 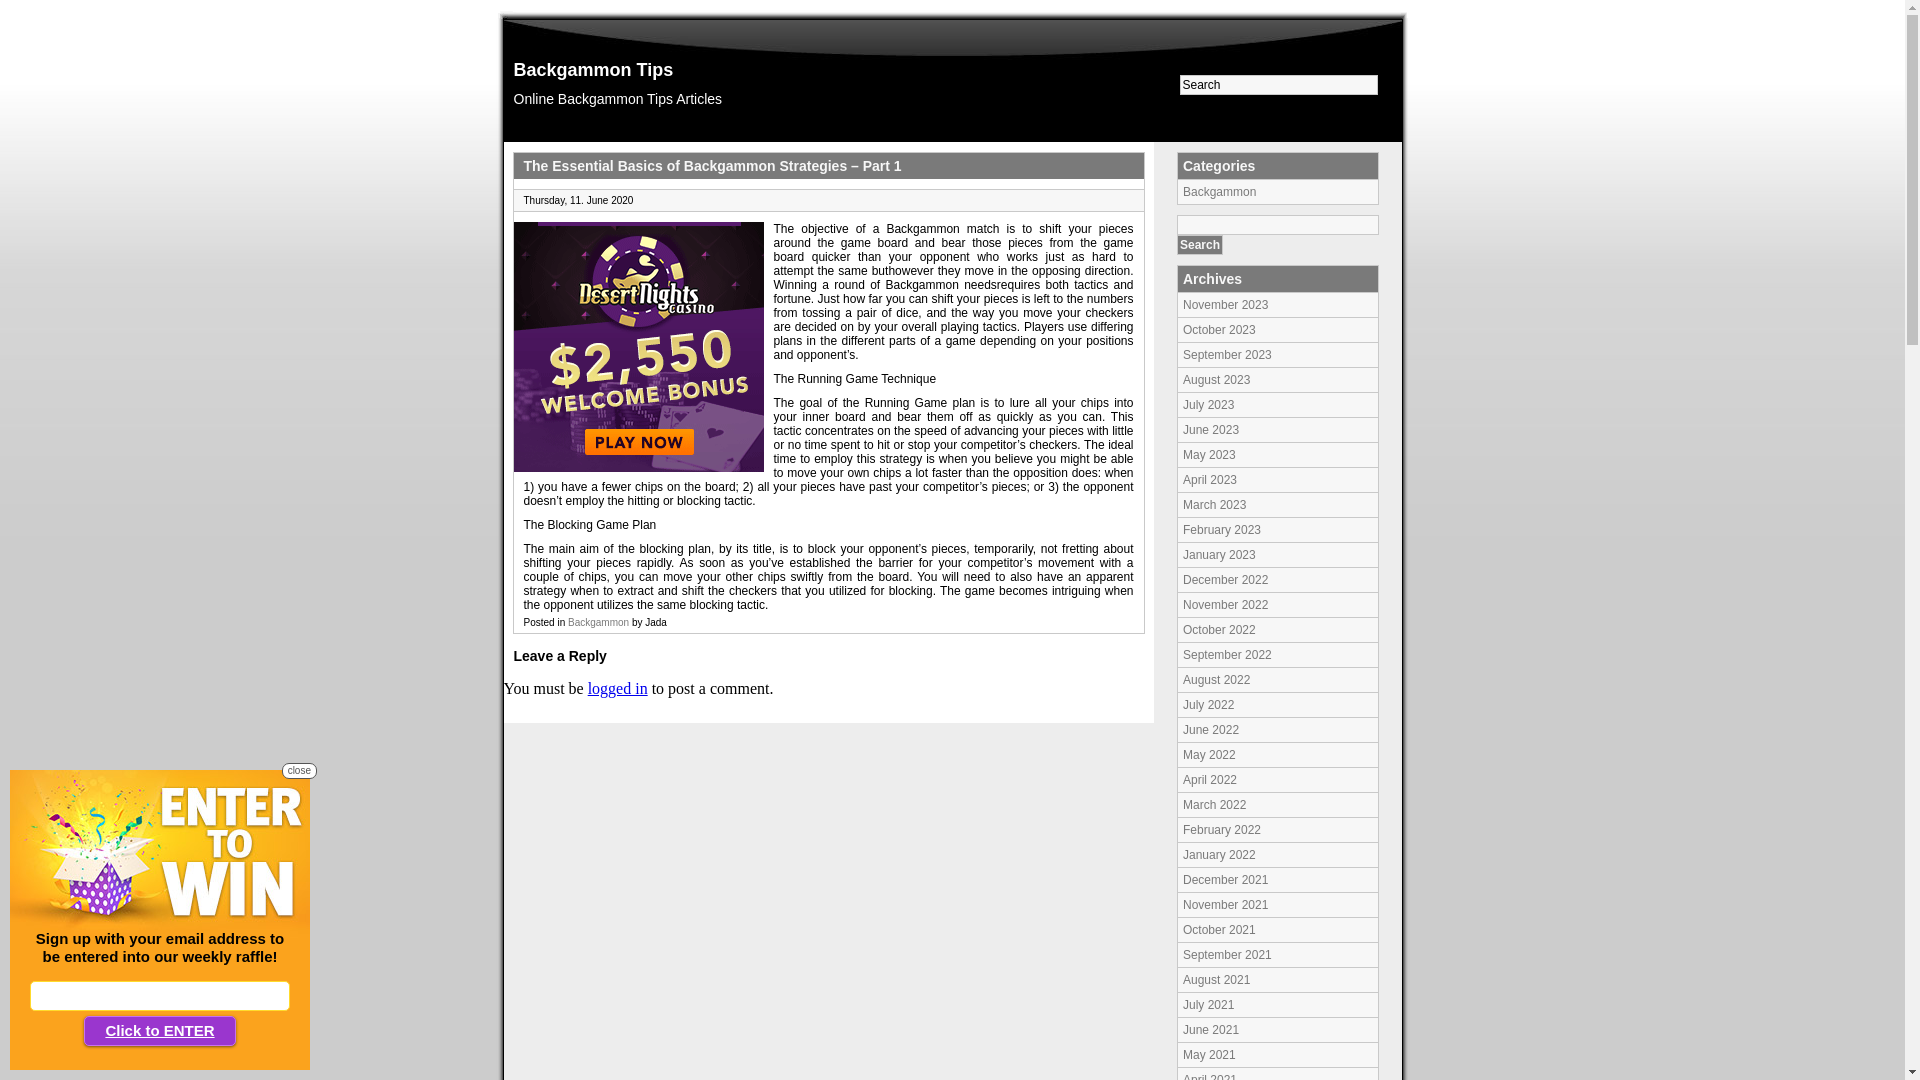 I want to click on 'Backgammon Tips', so click(x=593, y=68).